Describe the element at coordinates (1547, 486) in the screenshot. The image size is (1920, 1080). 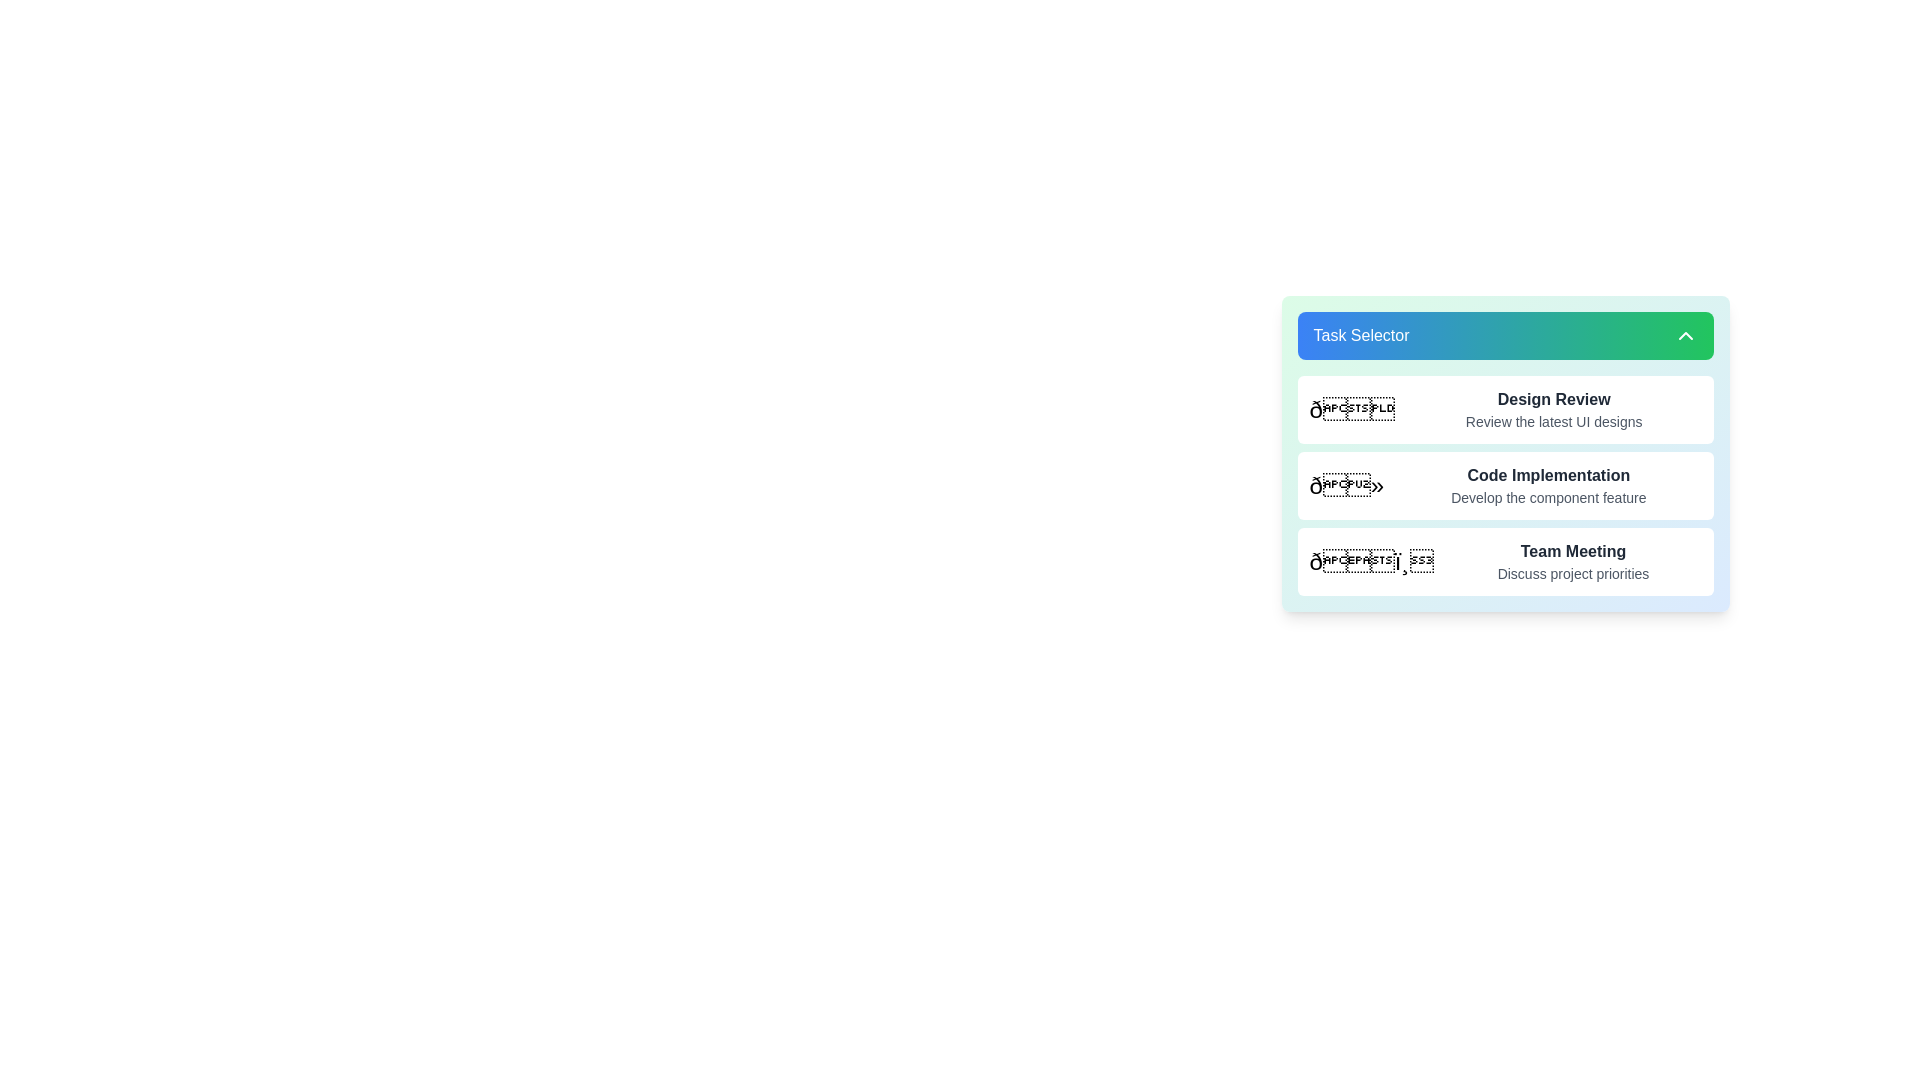
I see `text of the label that provides context and purpose for the user to select or refer to the task related to code implementation, located in the middle row of a vertical list of task selections` at that location.